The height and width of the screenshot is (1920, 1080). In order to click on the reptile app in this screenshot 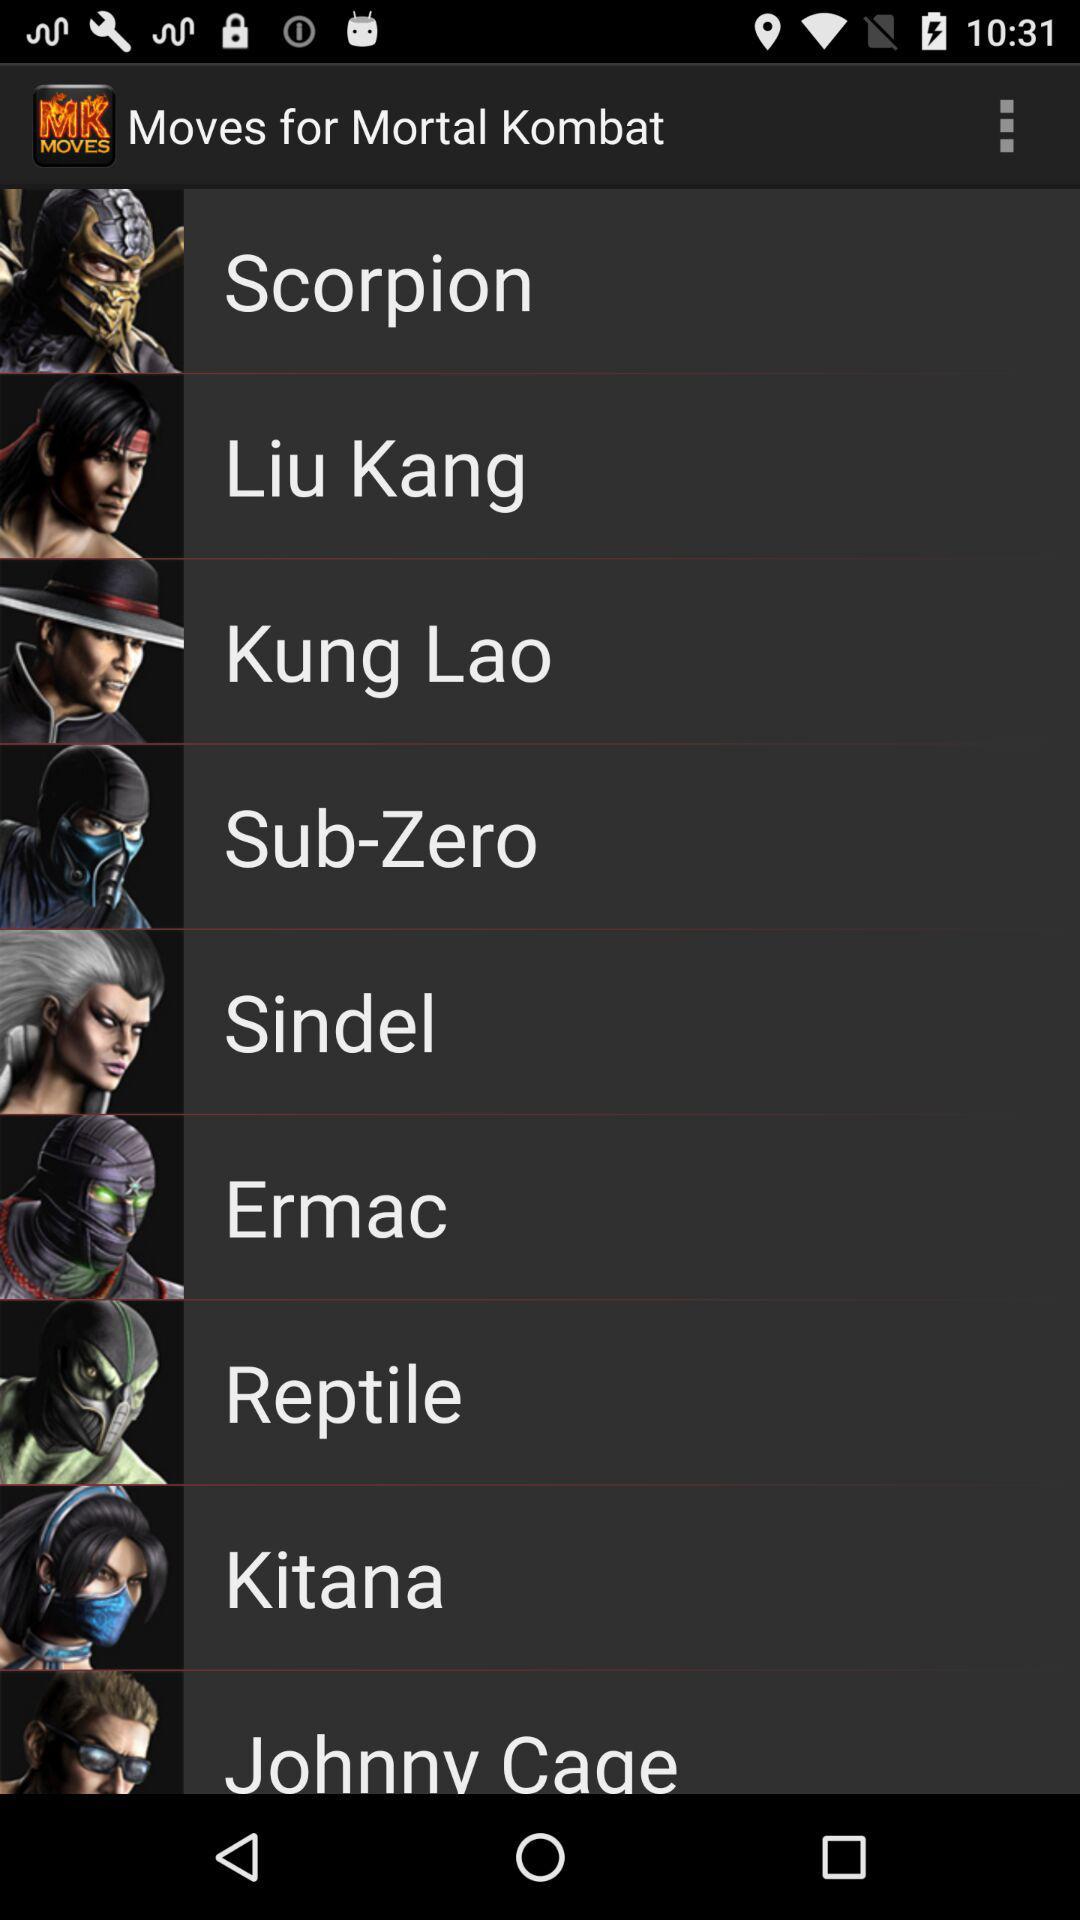, I will do `click(342, 1391)`.